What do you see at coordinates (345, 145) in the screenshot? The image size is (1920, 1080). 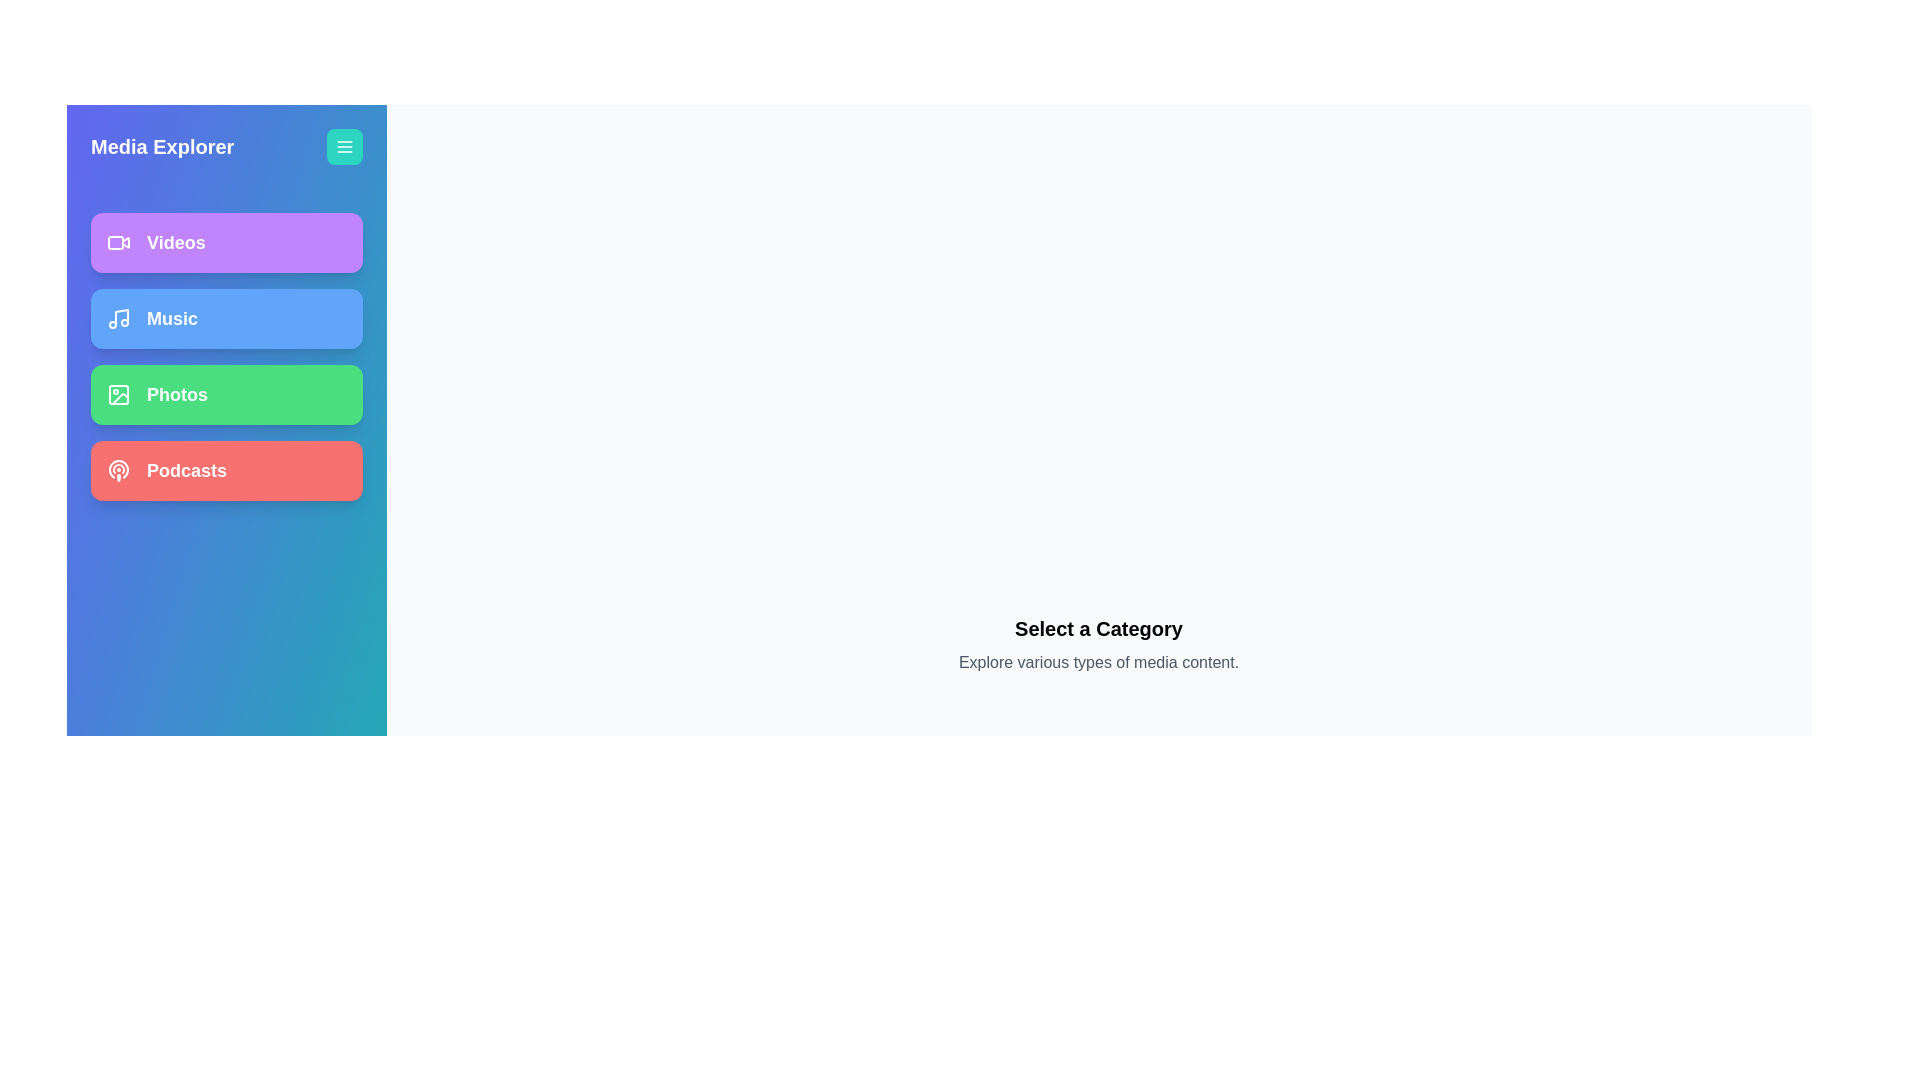 I see `the toggle button to close the drawer` at bounding box center [345, 145].